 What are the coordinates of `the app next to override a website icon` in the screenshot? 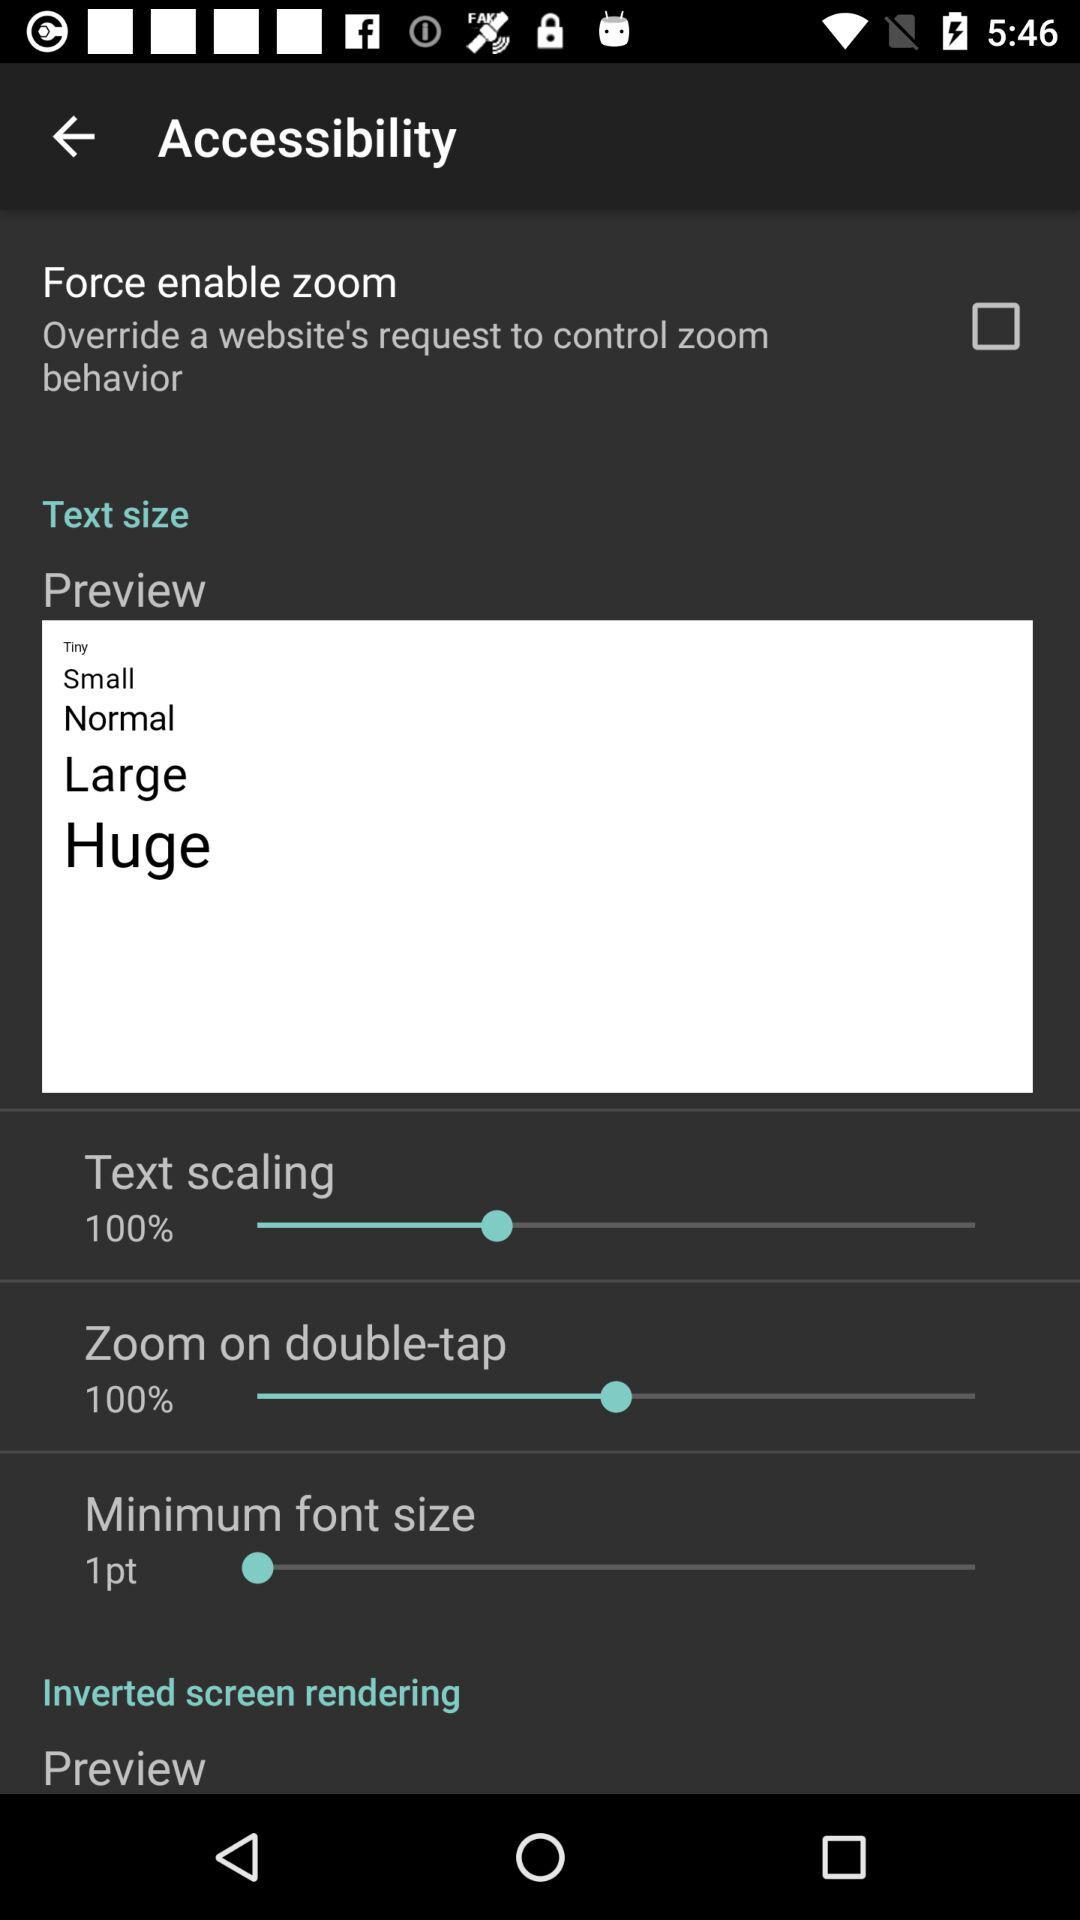 It's located at (995, 326).